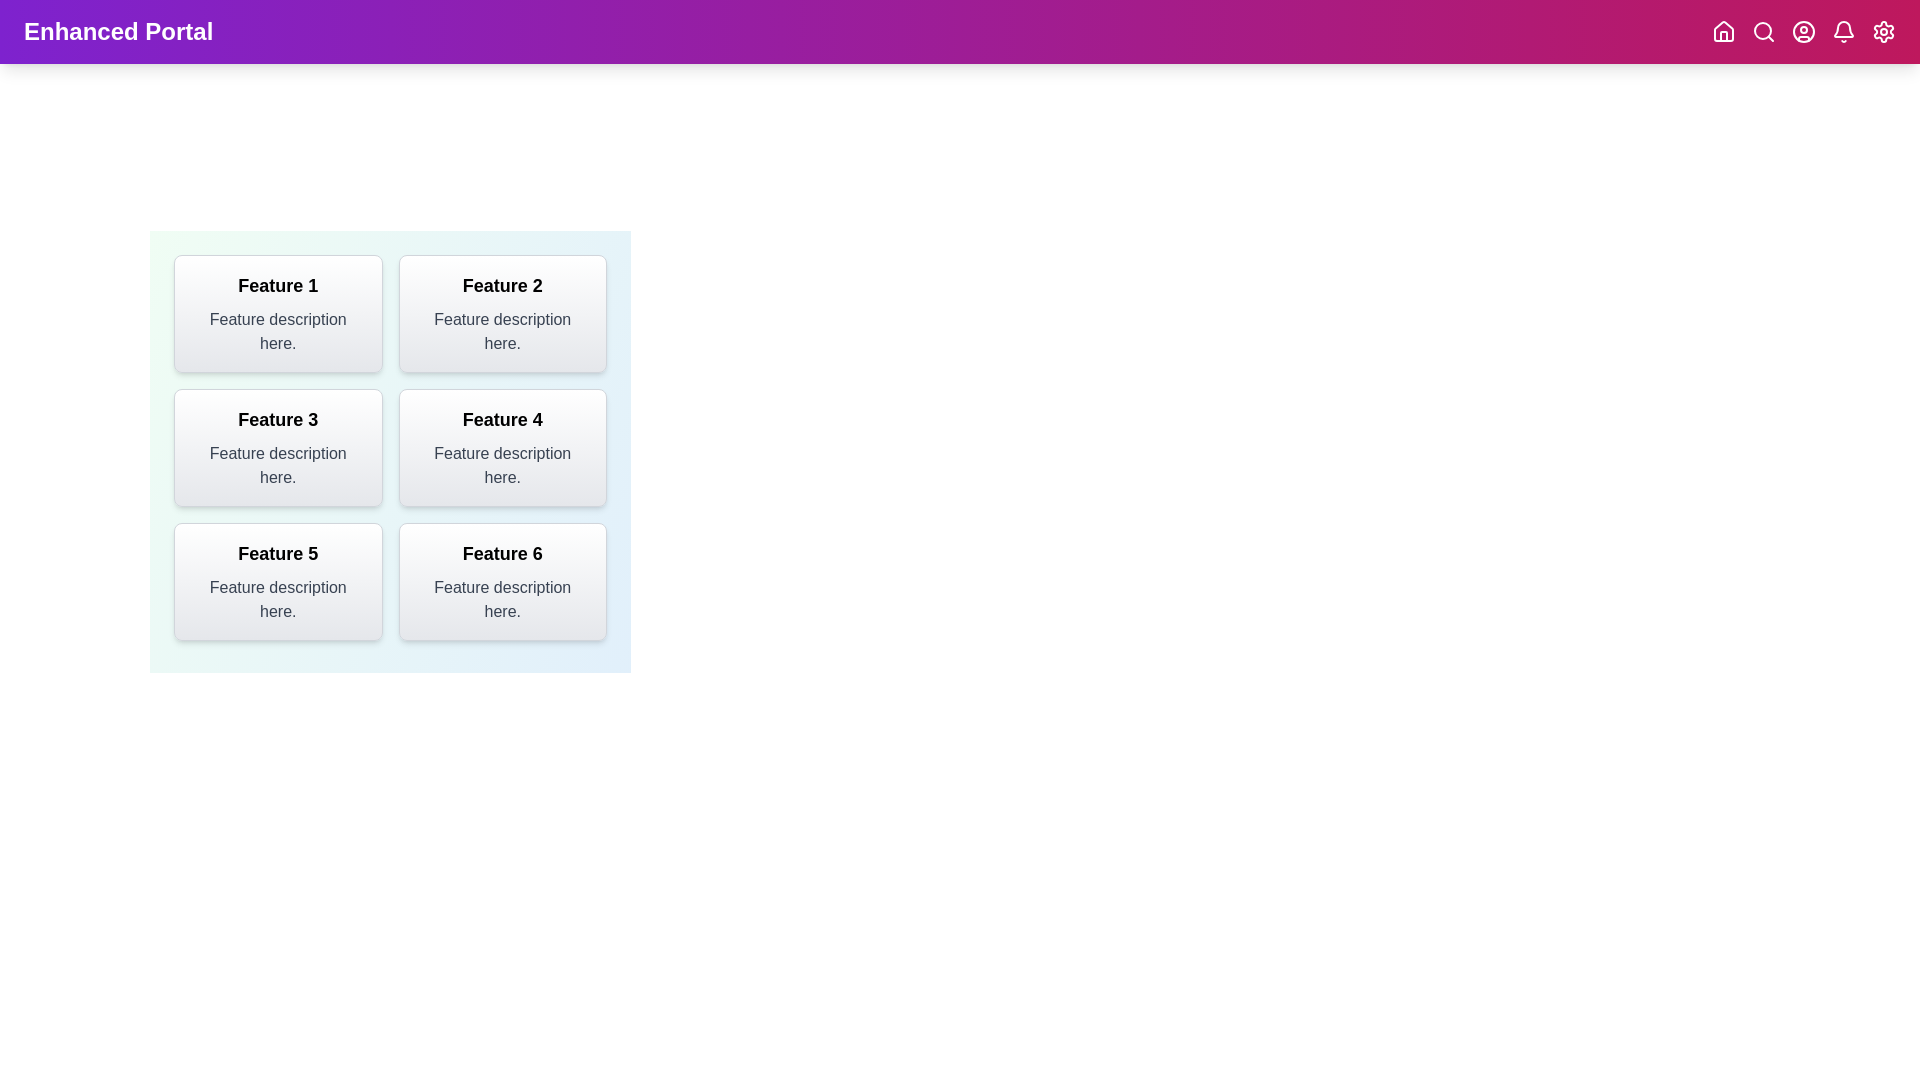  Describe the element at coordinates (1882, 31) in the screenshot. I see `the Settings navigation icon` at that location.